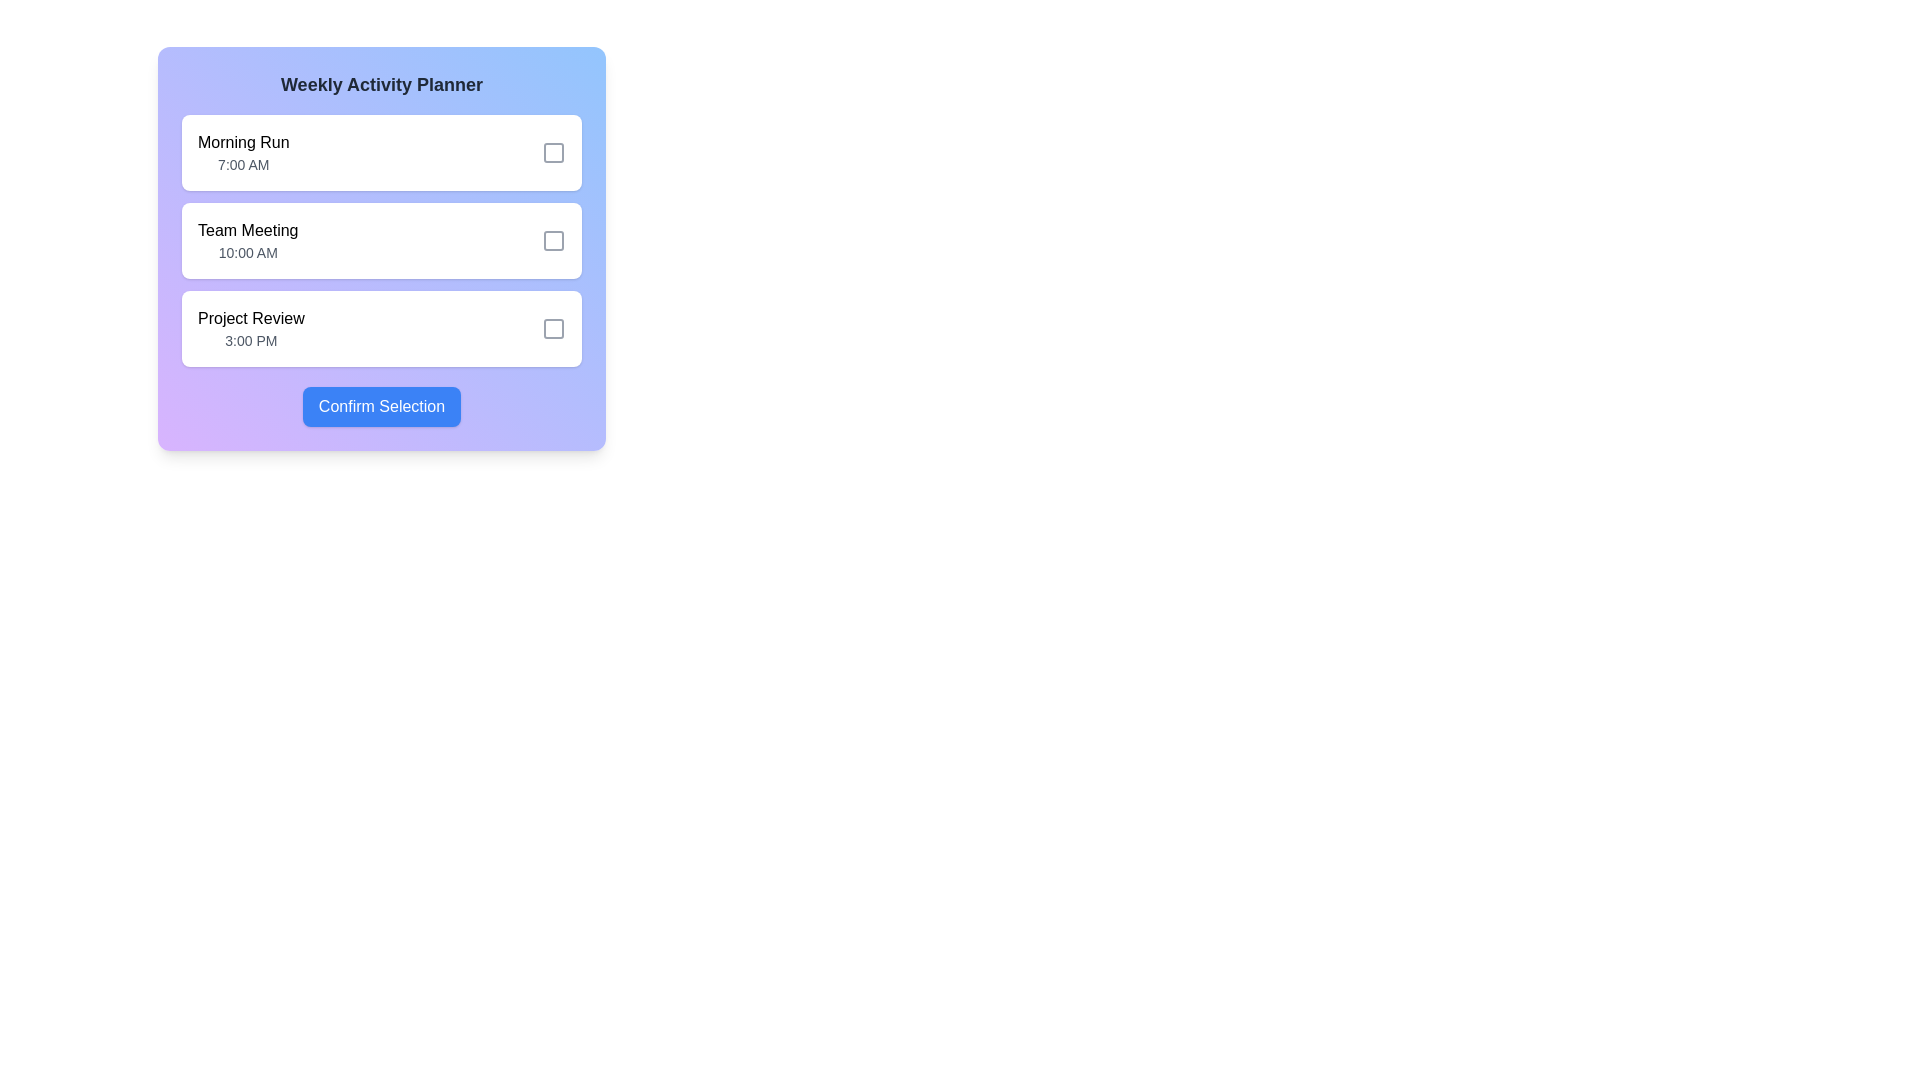 This screenshot has height=1080, width=1920. Describe the element at coordinates (553, 239) in the screenshot. I see `the checkbox icon located adjacent to the text 'Team Meeting' and '10:00 AM'` at that location.